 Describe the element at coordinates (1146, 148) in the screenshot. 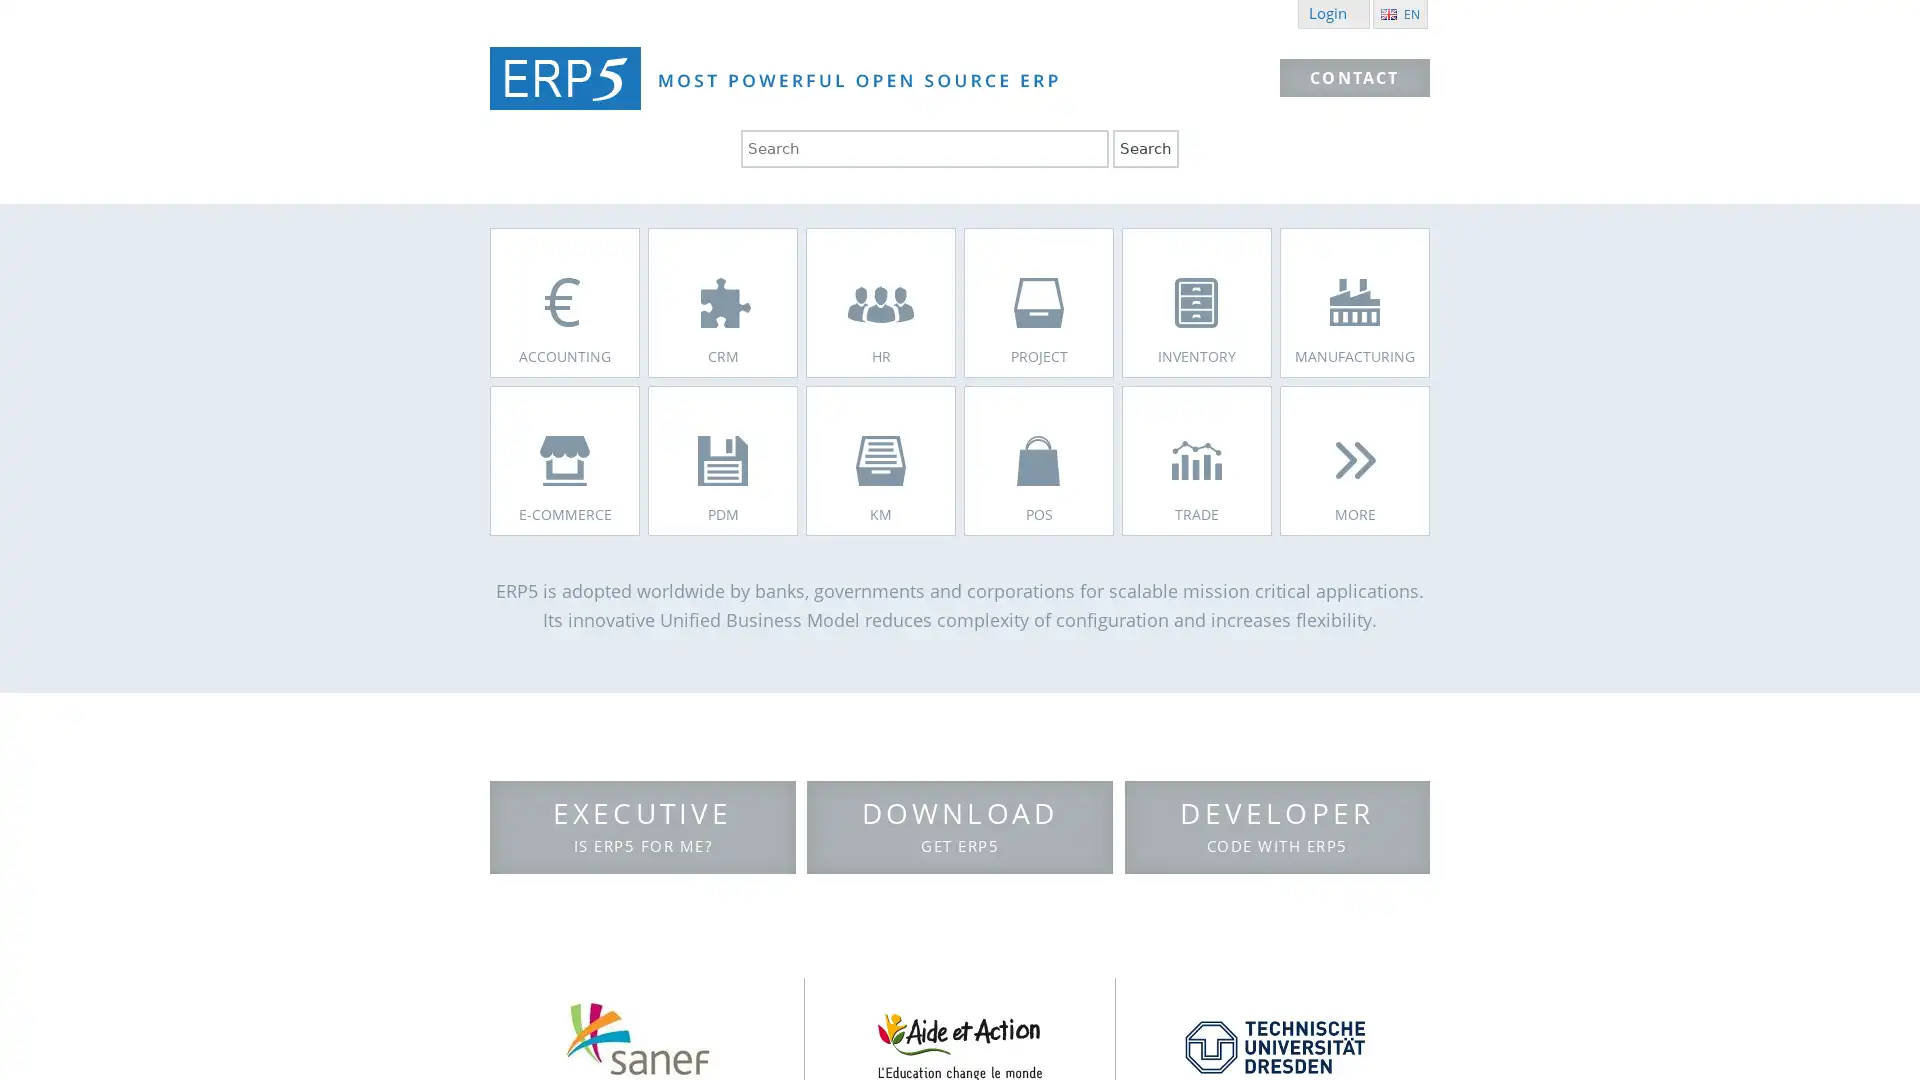

I see `Search` at that location.